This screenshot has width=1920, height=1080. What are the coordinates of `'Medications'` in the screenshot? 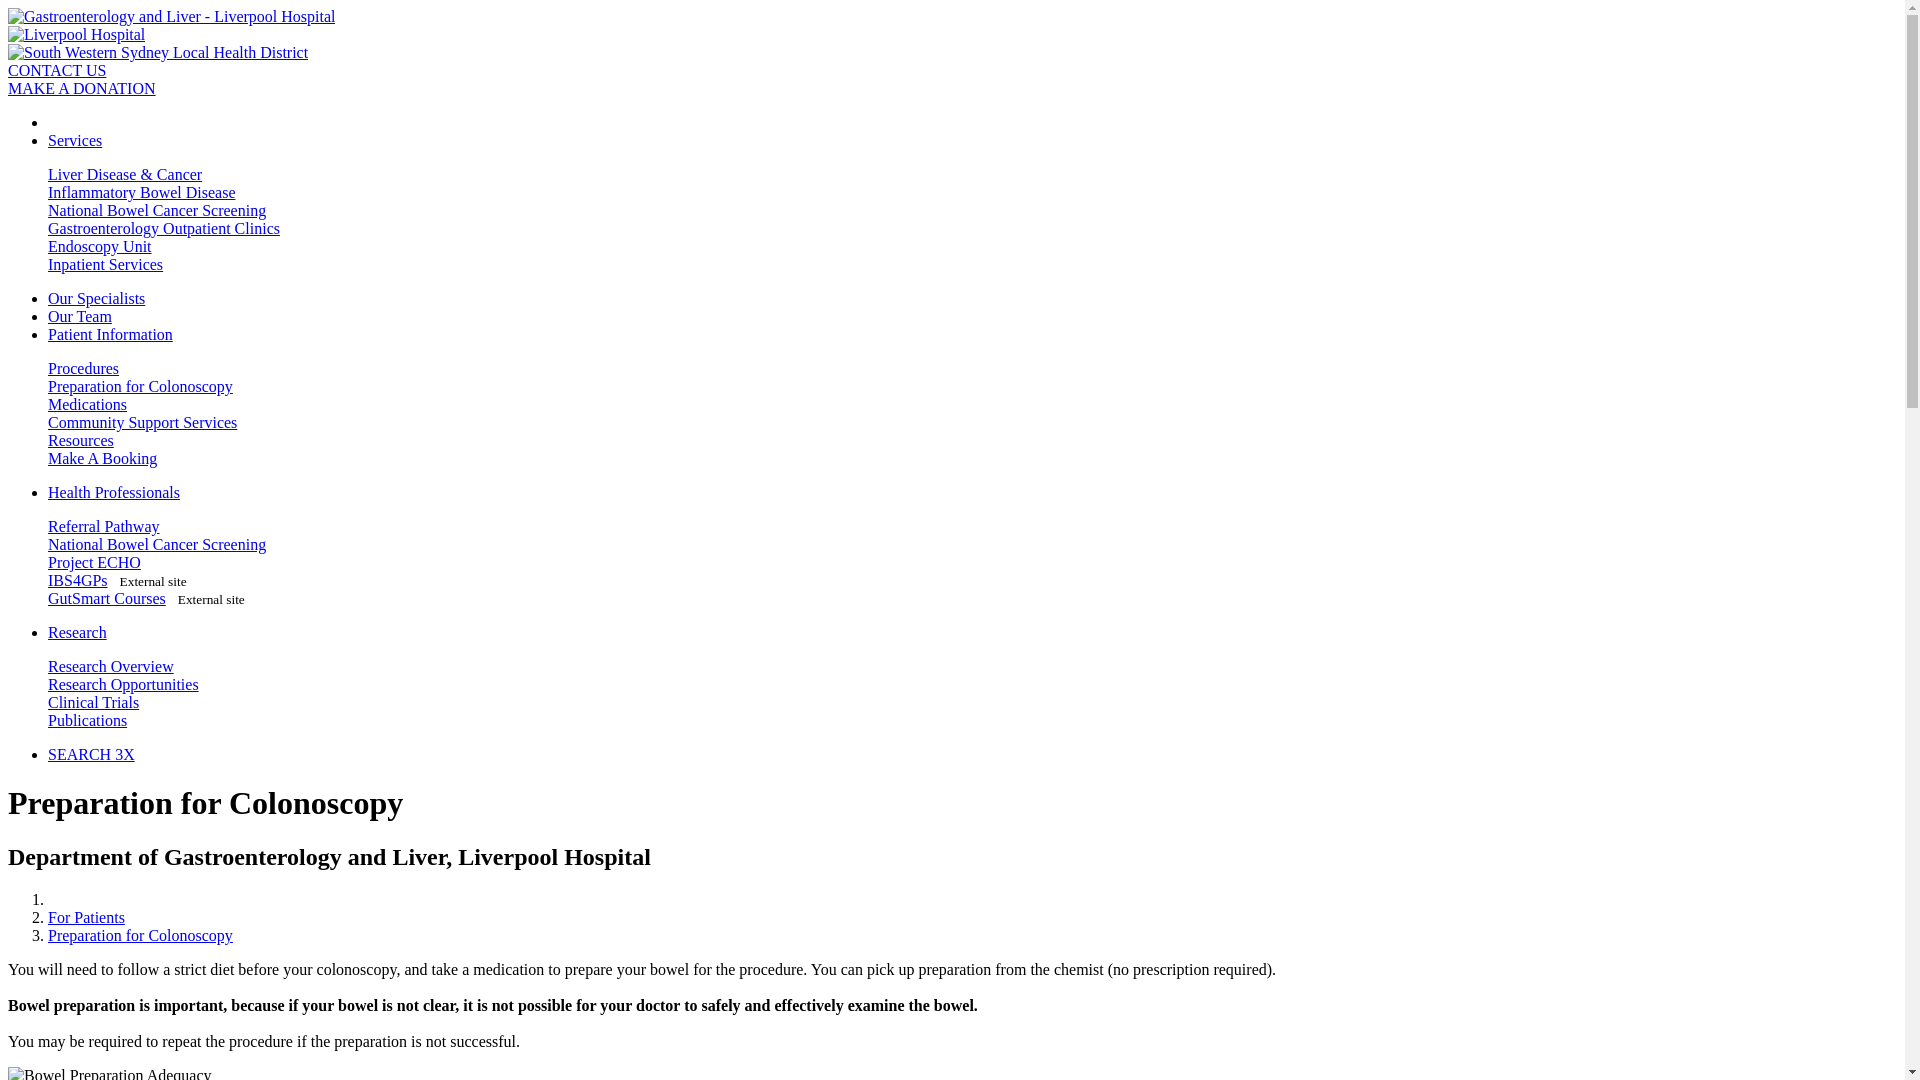 It's located at (86, 404).